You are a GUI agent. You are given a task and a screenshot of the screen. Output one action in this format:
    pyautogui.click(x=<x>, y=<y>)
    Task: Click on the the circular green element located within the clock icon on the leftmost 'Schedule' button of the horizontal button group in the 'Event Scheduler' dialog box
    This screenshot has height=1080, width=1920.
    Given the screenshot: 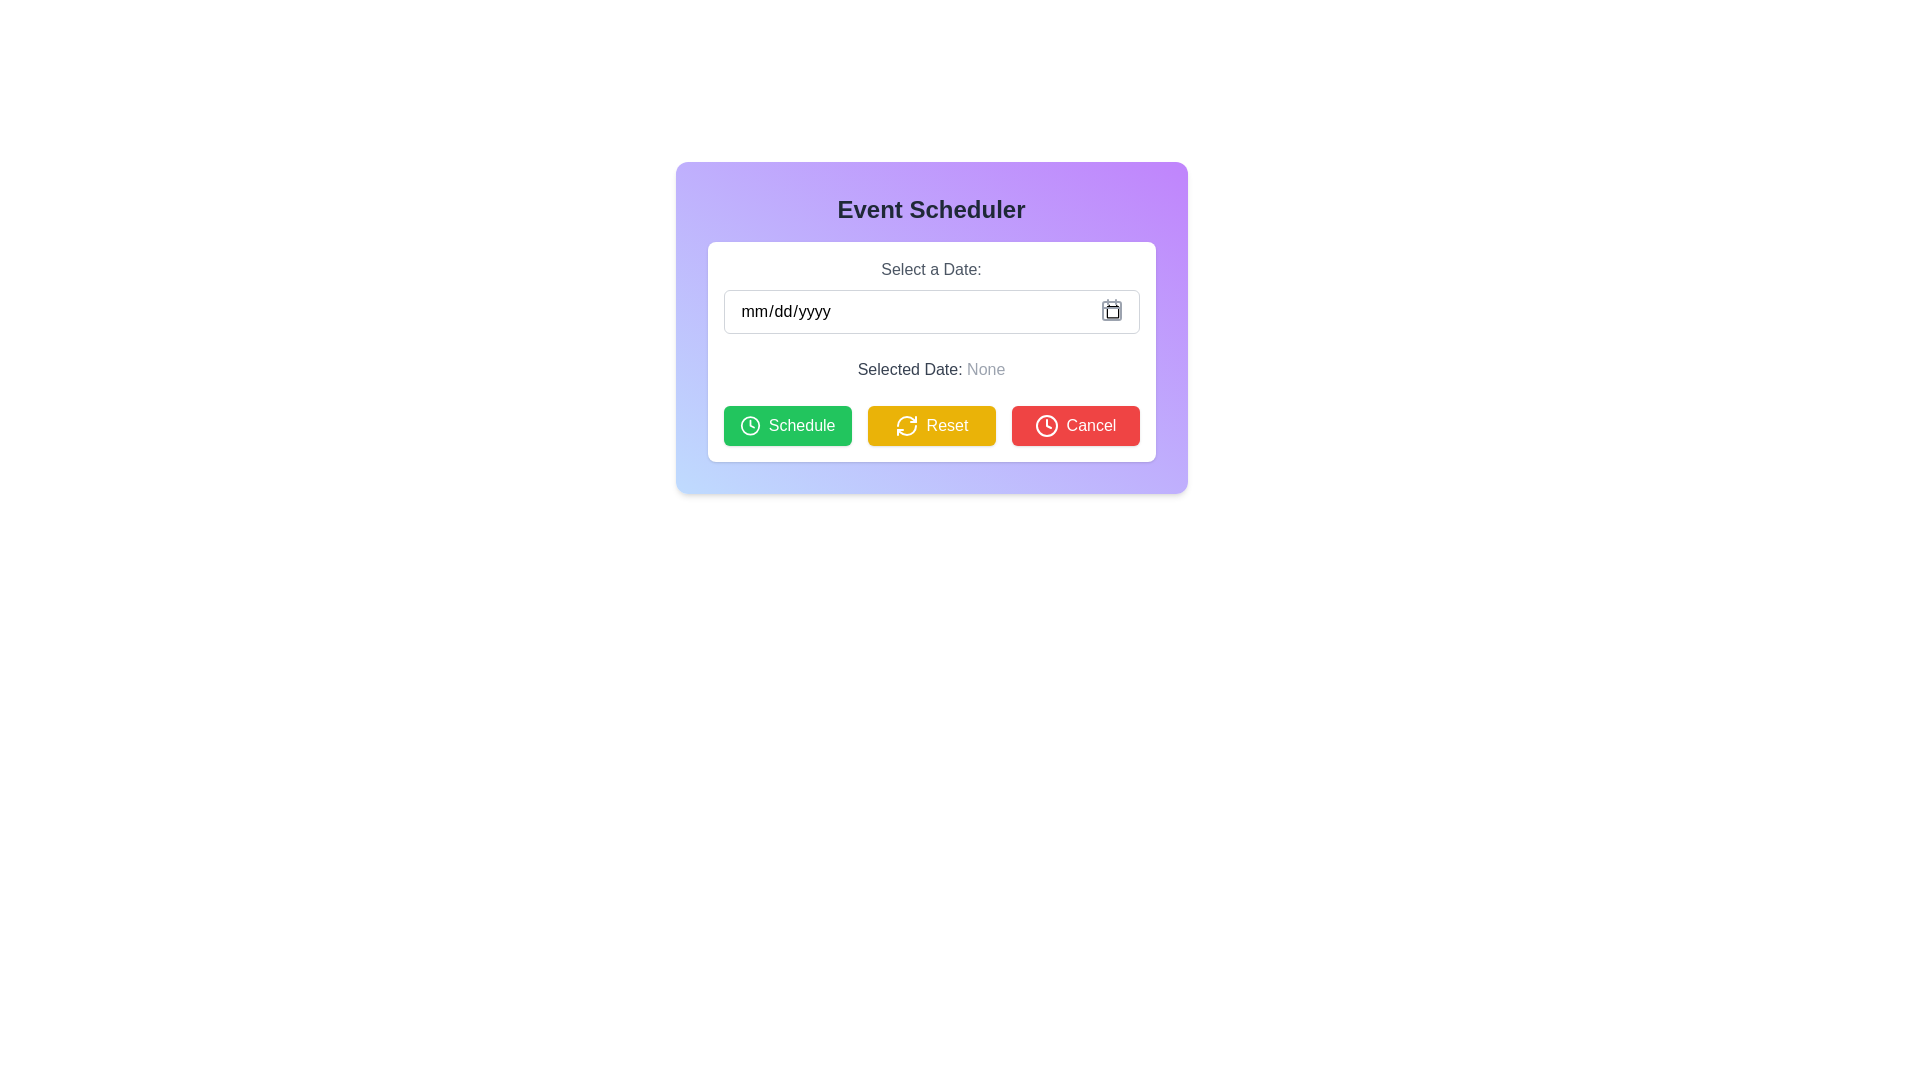 What is the action you would take?
    pyautogui.click(x=749, y=424)
    